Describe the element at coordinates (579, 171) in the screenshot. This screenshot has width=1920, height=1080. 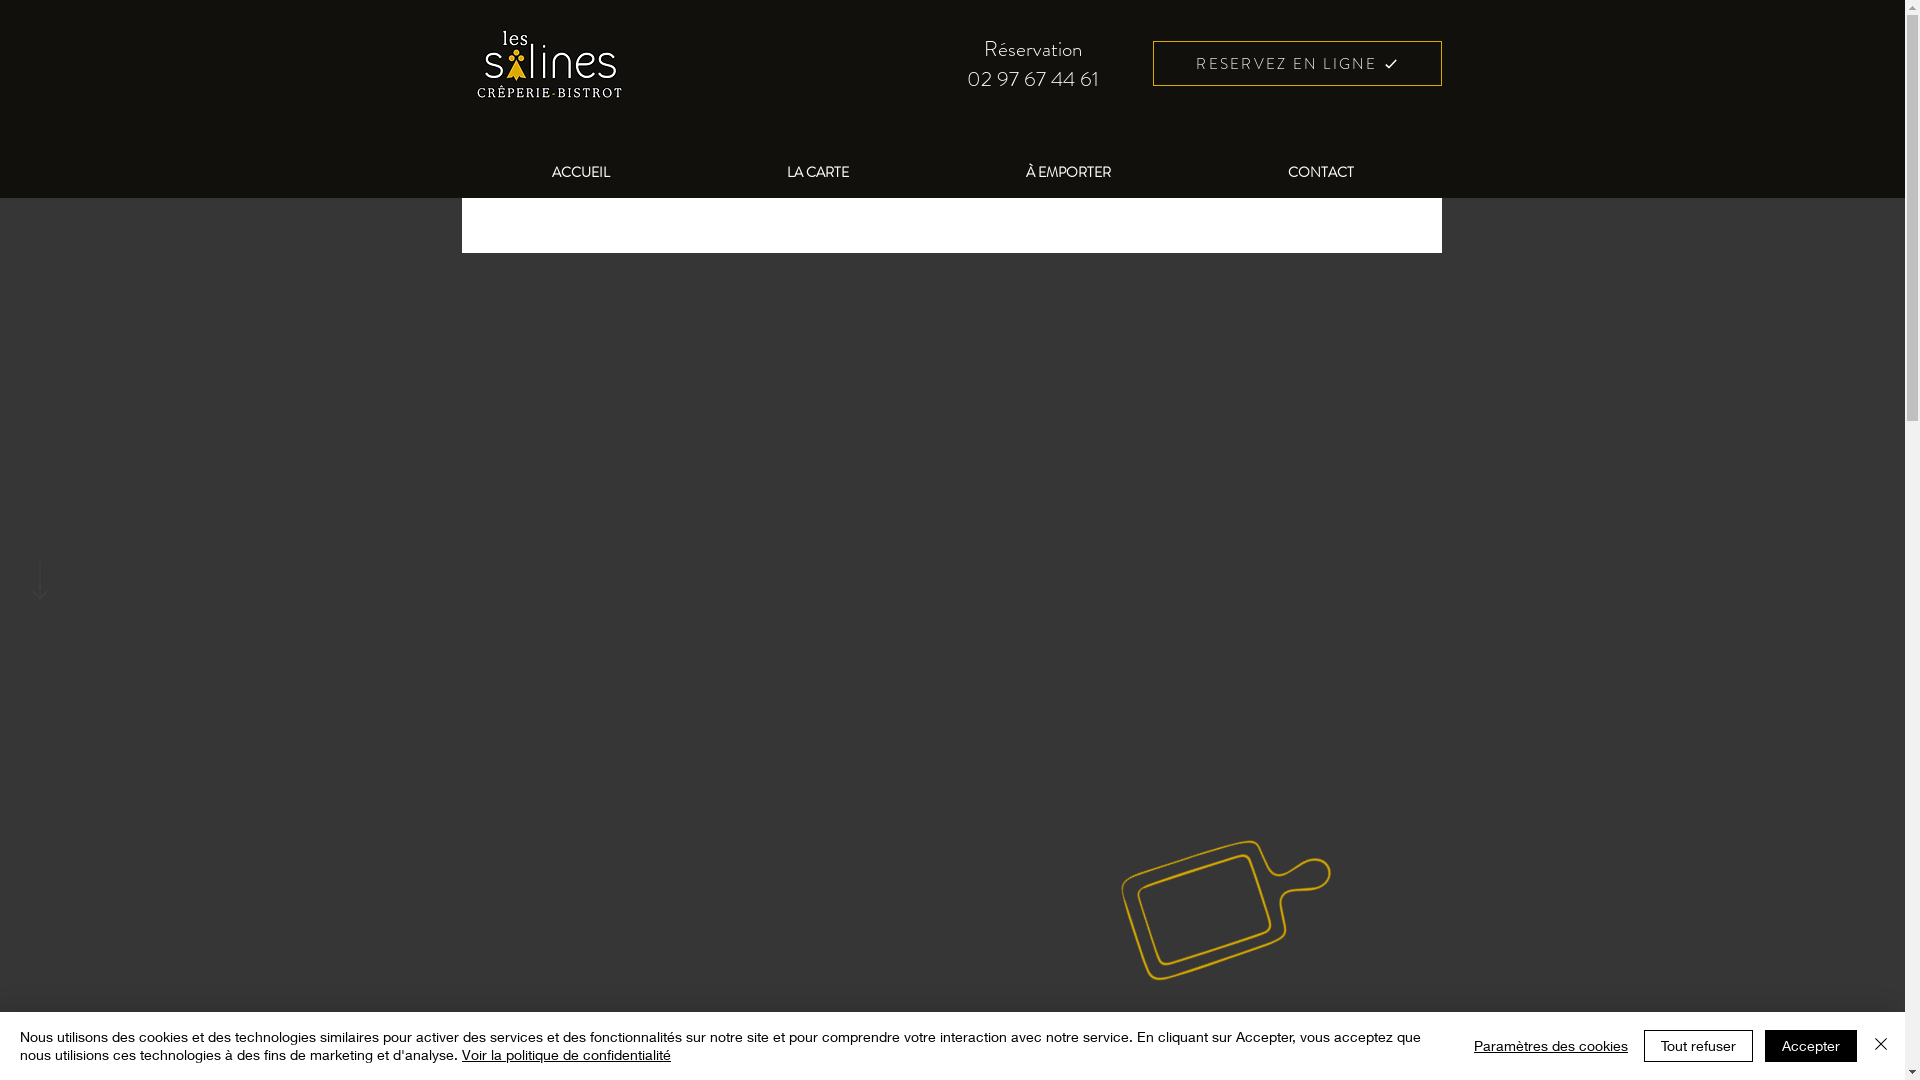
I see `'ACCUEIL'` at that location.